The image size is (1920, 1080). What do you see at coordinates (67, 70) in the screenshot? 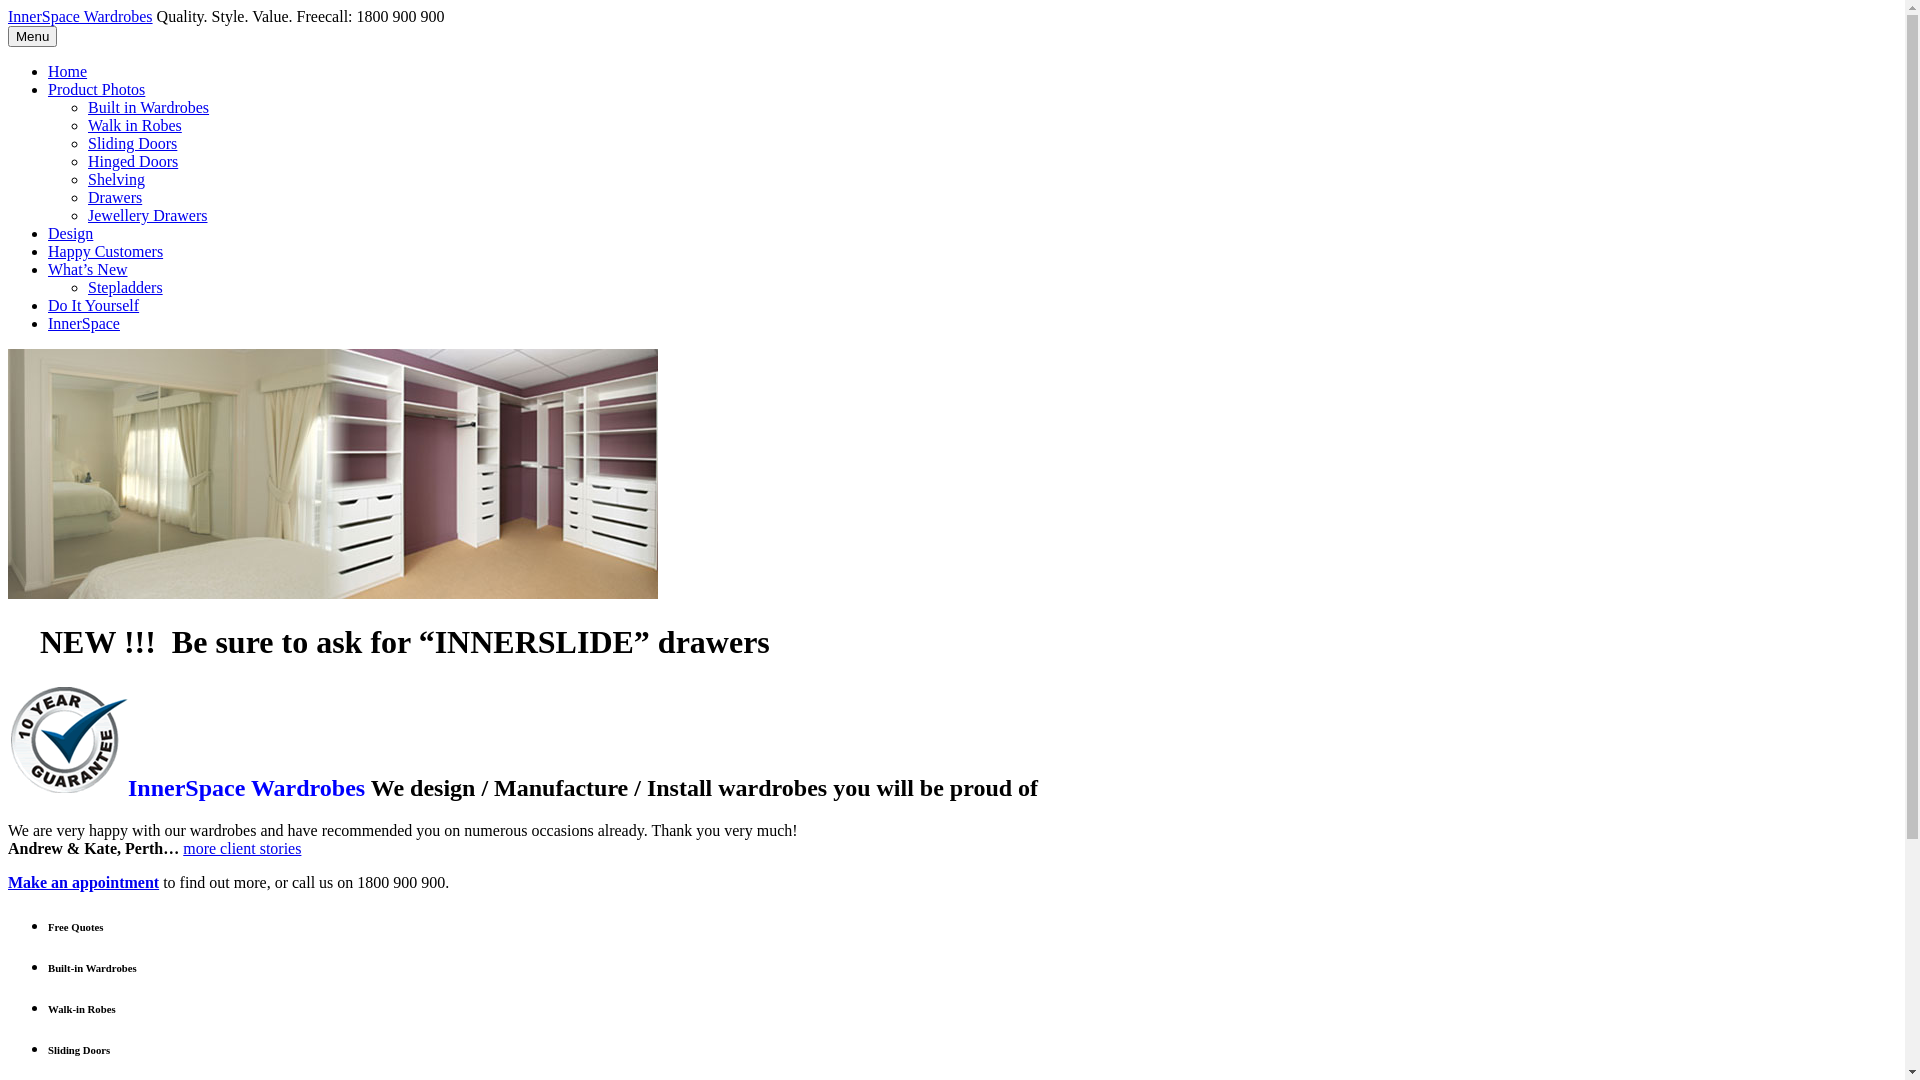
I see `'Home'` at bounding box center [67, 70].